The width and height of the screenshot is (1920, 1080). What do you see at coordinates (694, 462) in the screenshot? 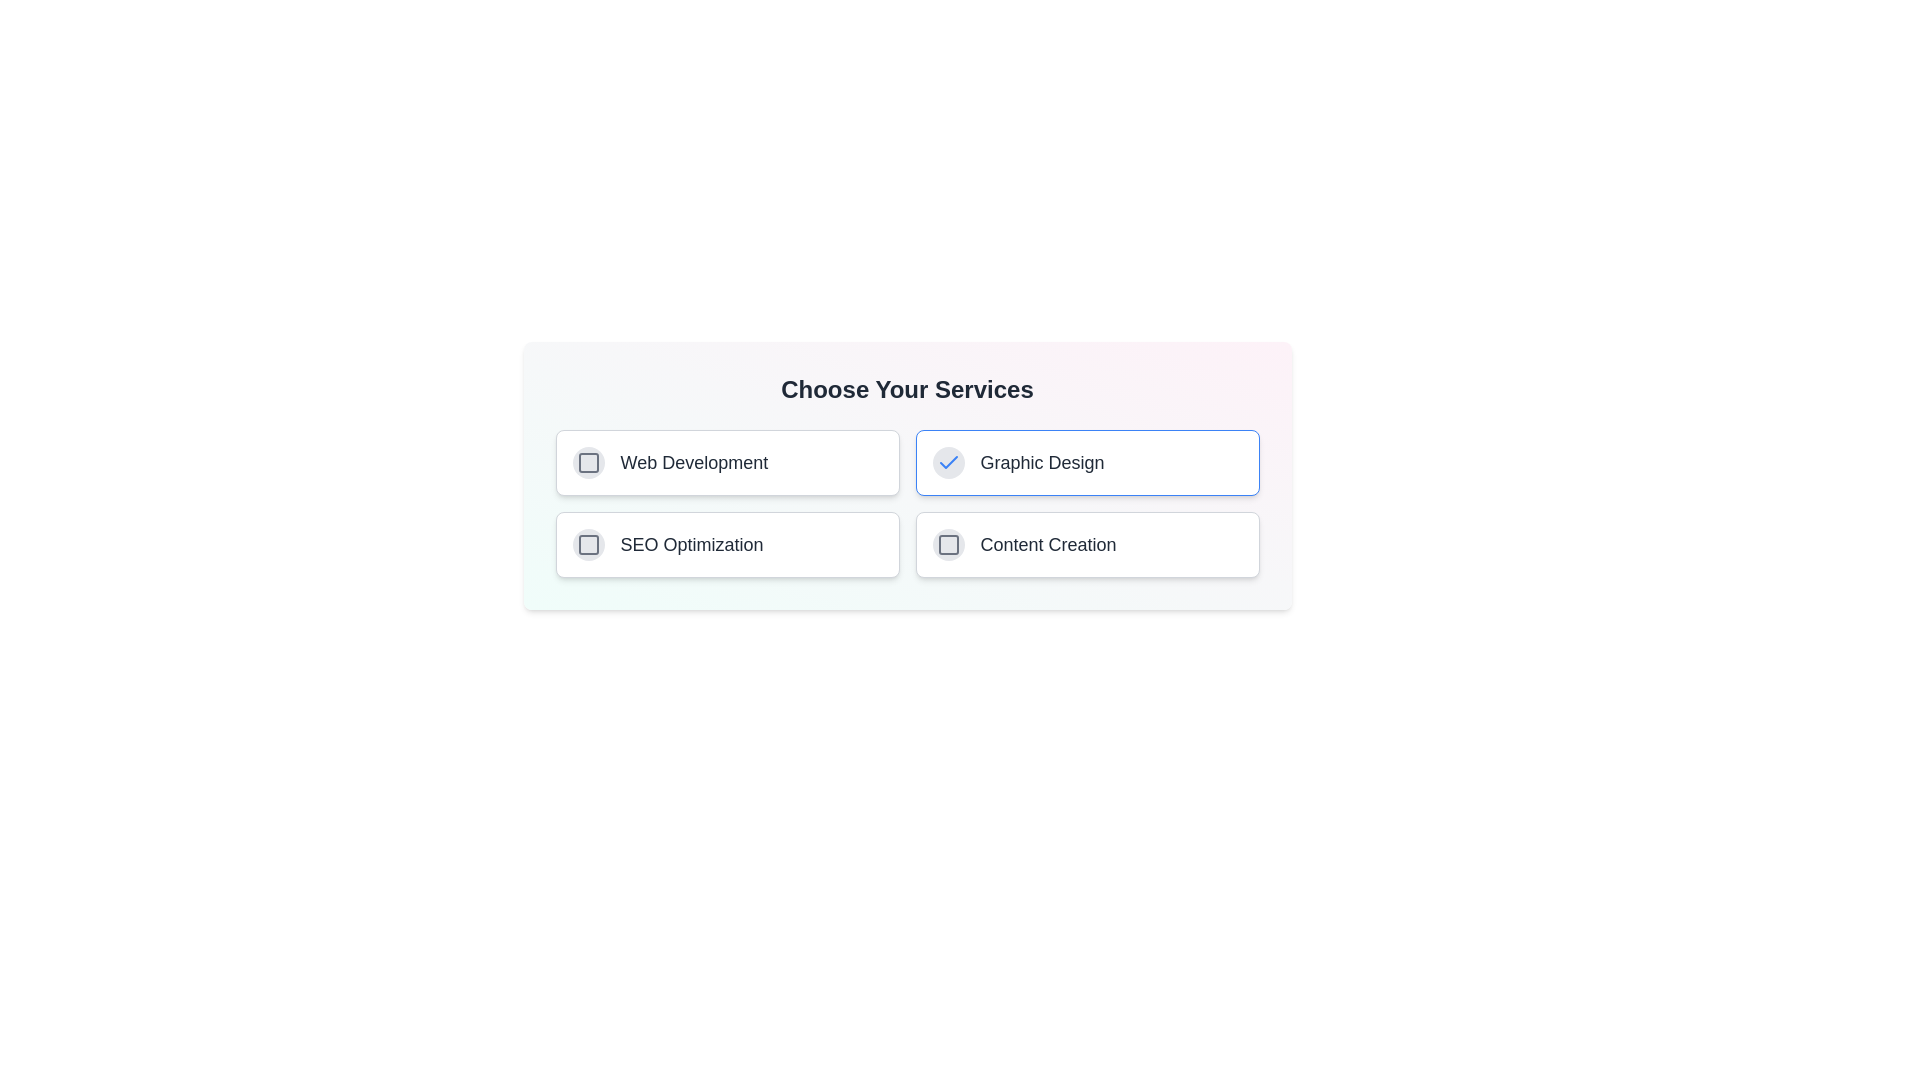
I see `the service labeled Web Development` at bounding box center [694, 462].